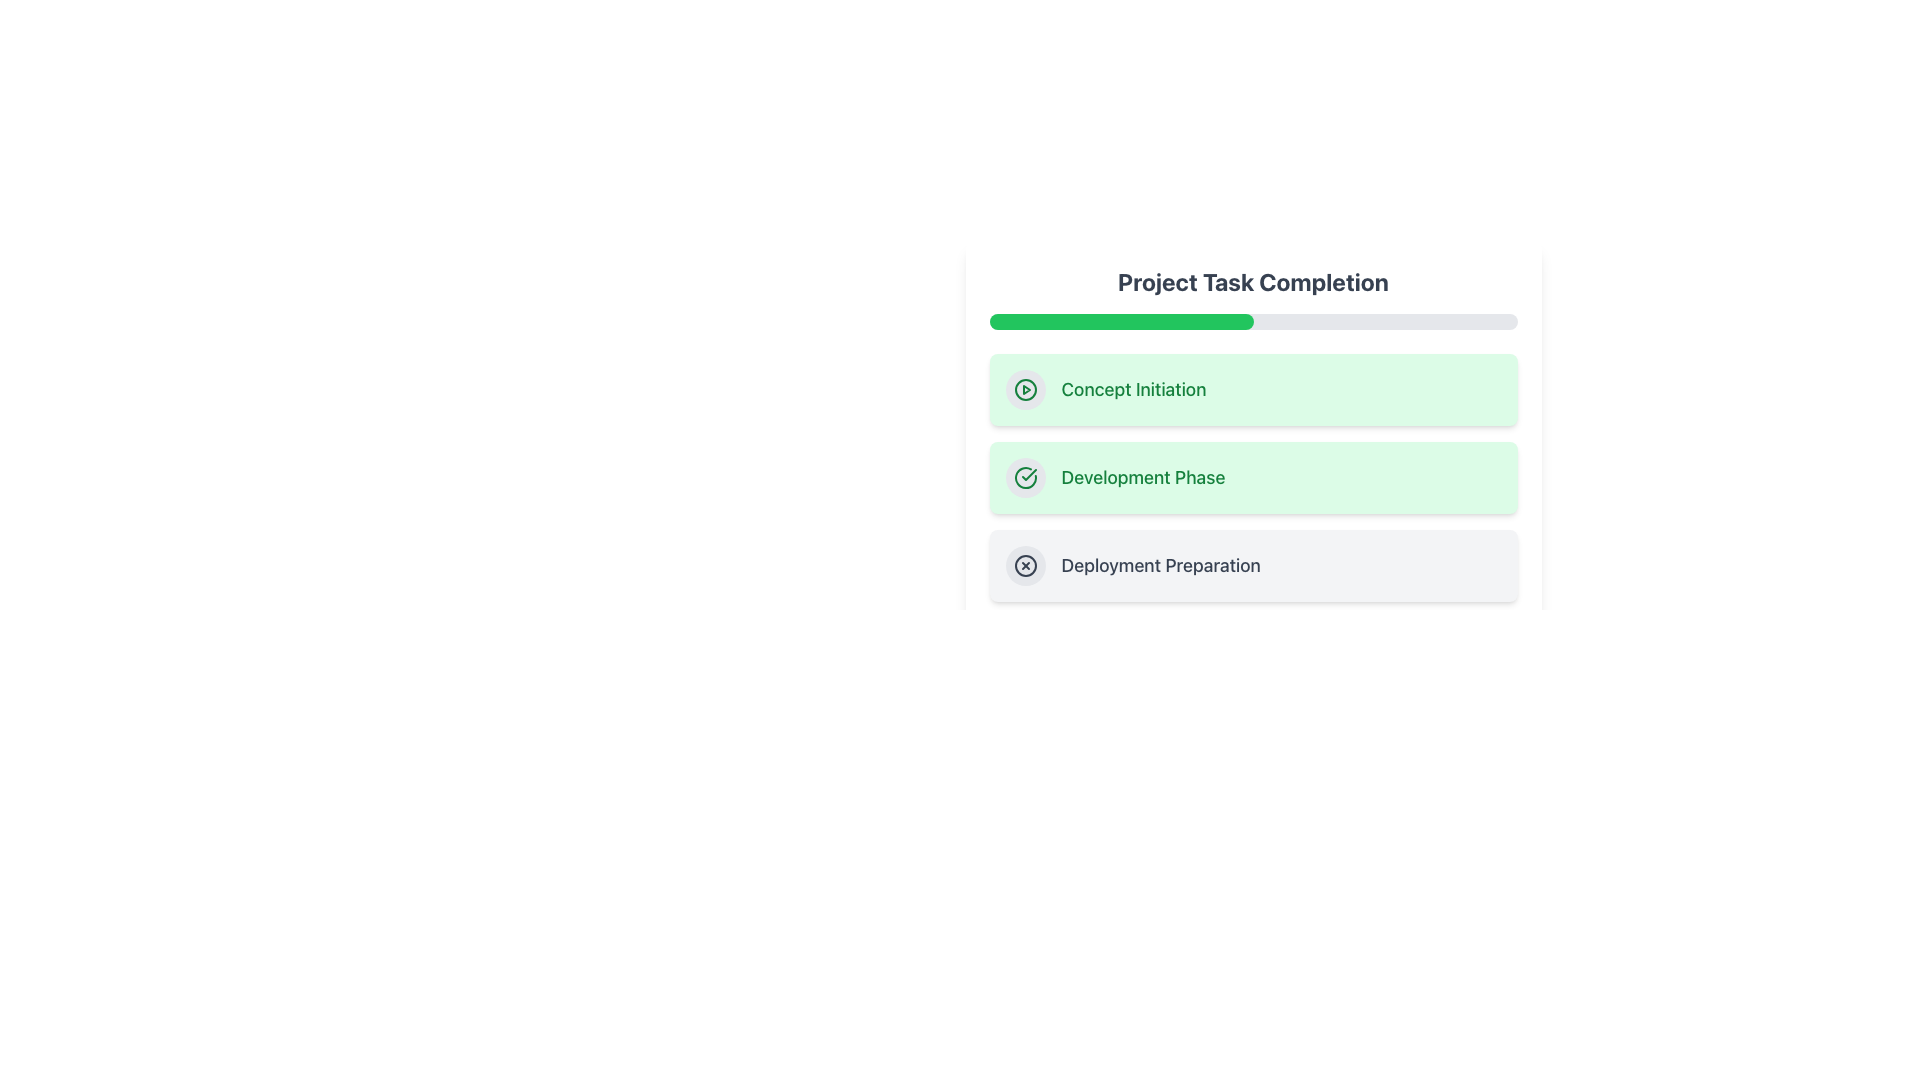  What do you see at coordinates (1025, 389) in the screenshot?
I see `the icon button positioned to the left of the 'Concept Initiation' label within the first list entry of the task completion box` at bounding box center [1025, 389].